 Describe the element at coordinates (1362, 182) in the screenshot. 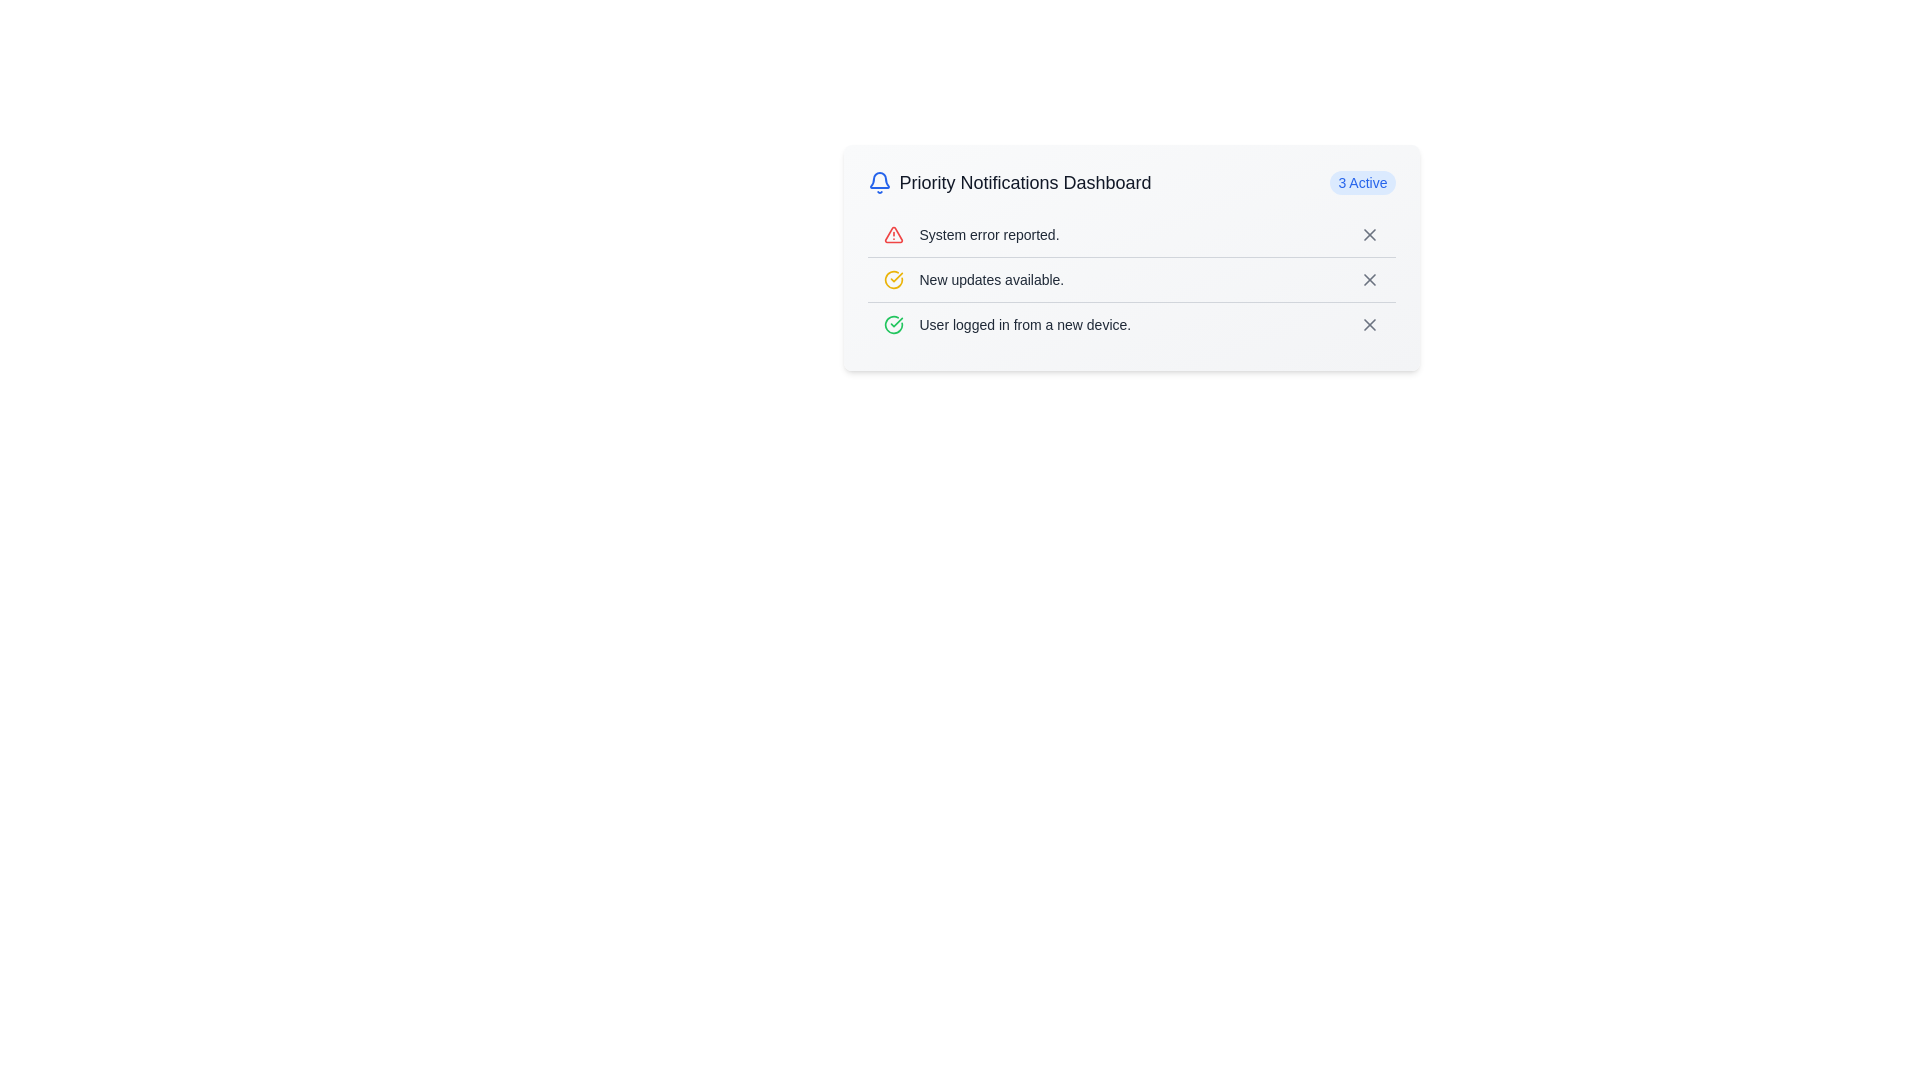

I see `the status label indicating the count of active notifications located on the right side of the 'Priority Notifications Dashboard'` at that location.